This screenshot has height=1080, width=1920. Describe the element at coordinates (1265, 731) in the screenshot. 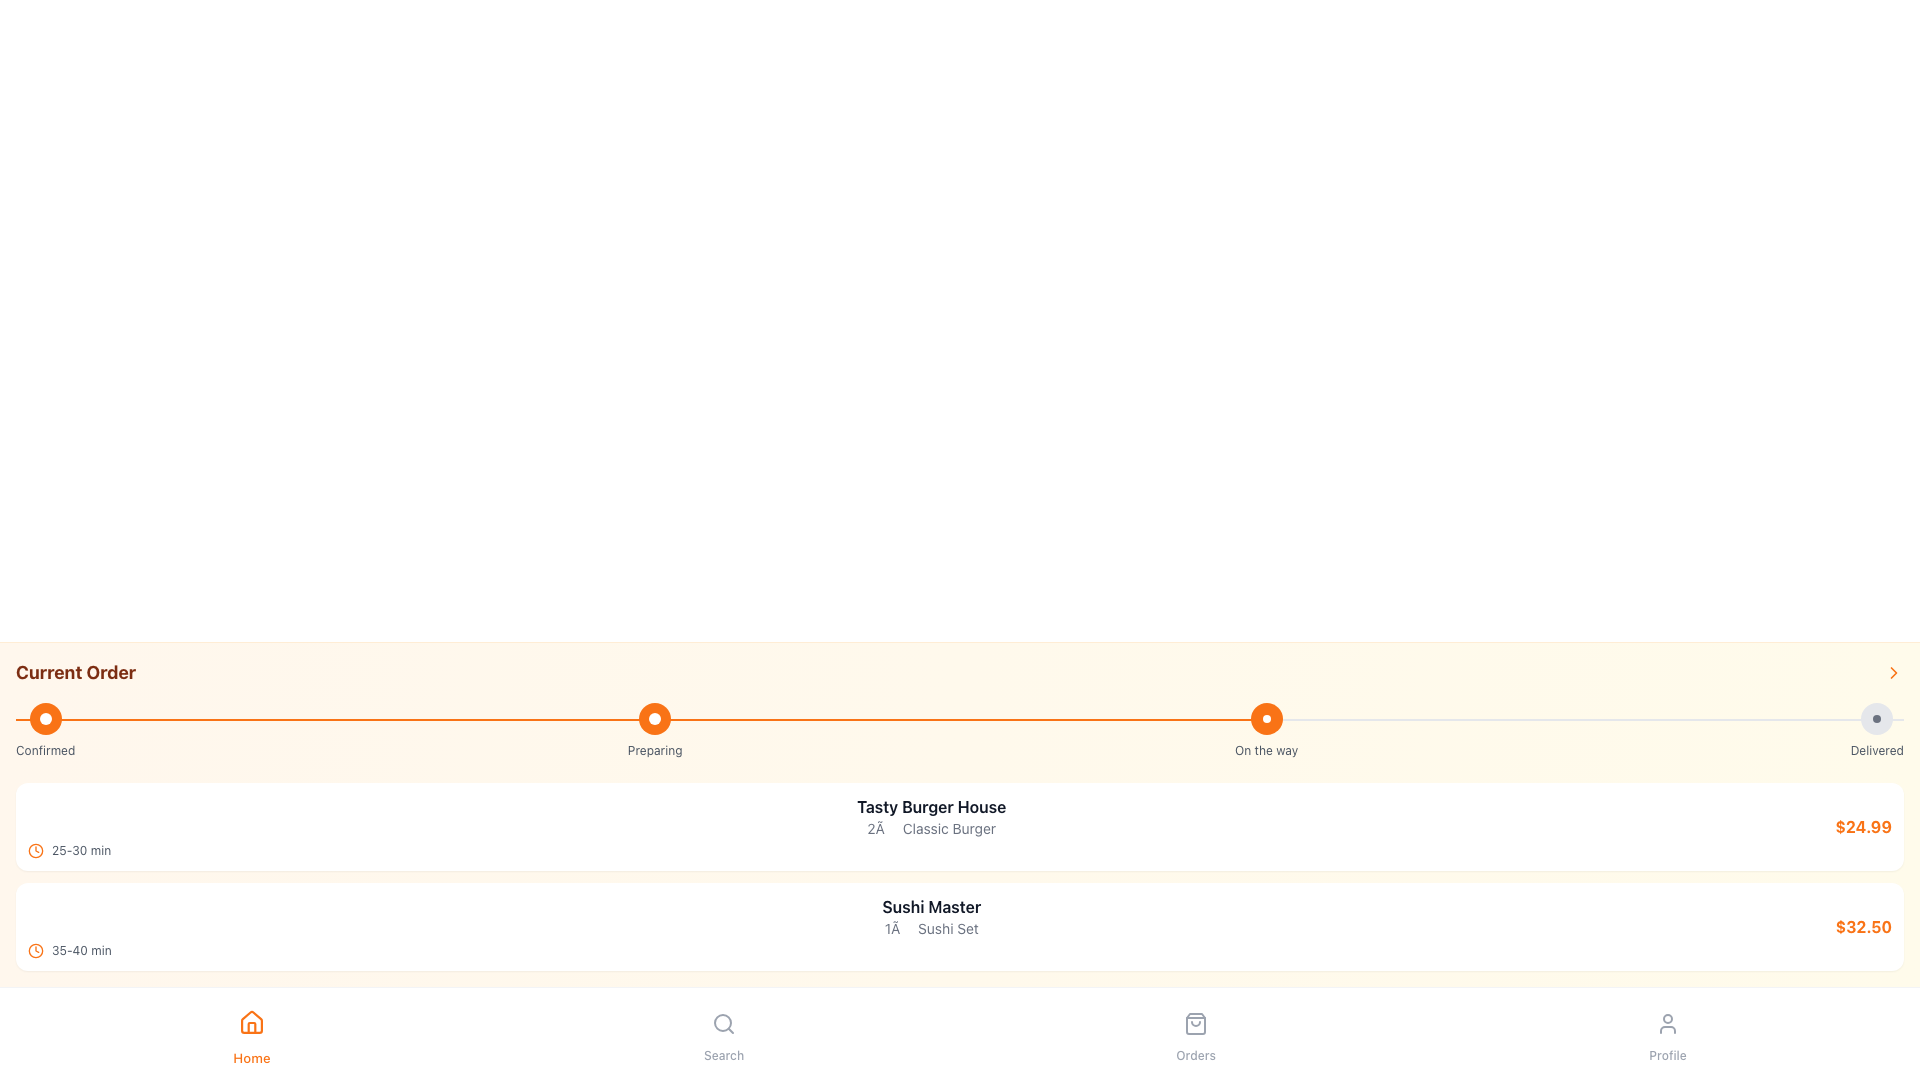

I see `the third milestone status indicator with the text 'On the way' in the horizontal progress tracker, which features a circular orange icon and is located near the center-right of the tracker` at that location.